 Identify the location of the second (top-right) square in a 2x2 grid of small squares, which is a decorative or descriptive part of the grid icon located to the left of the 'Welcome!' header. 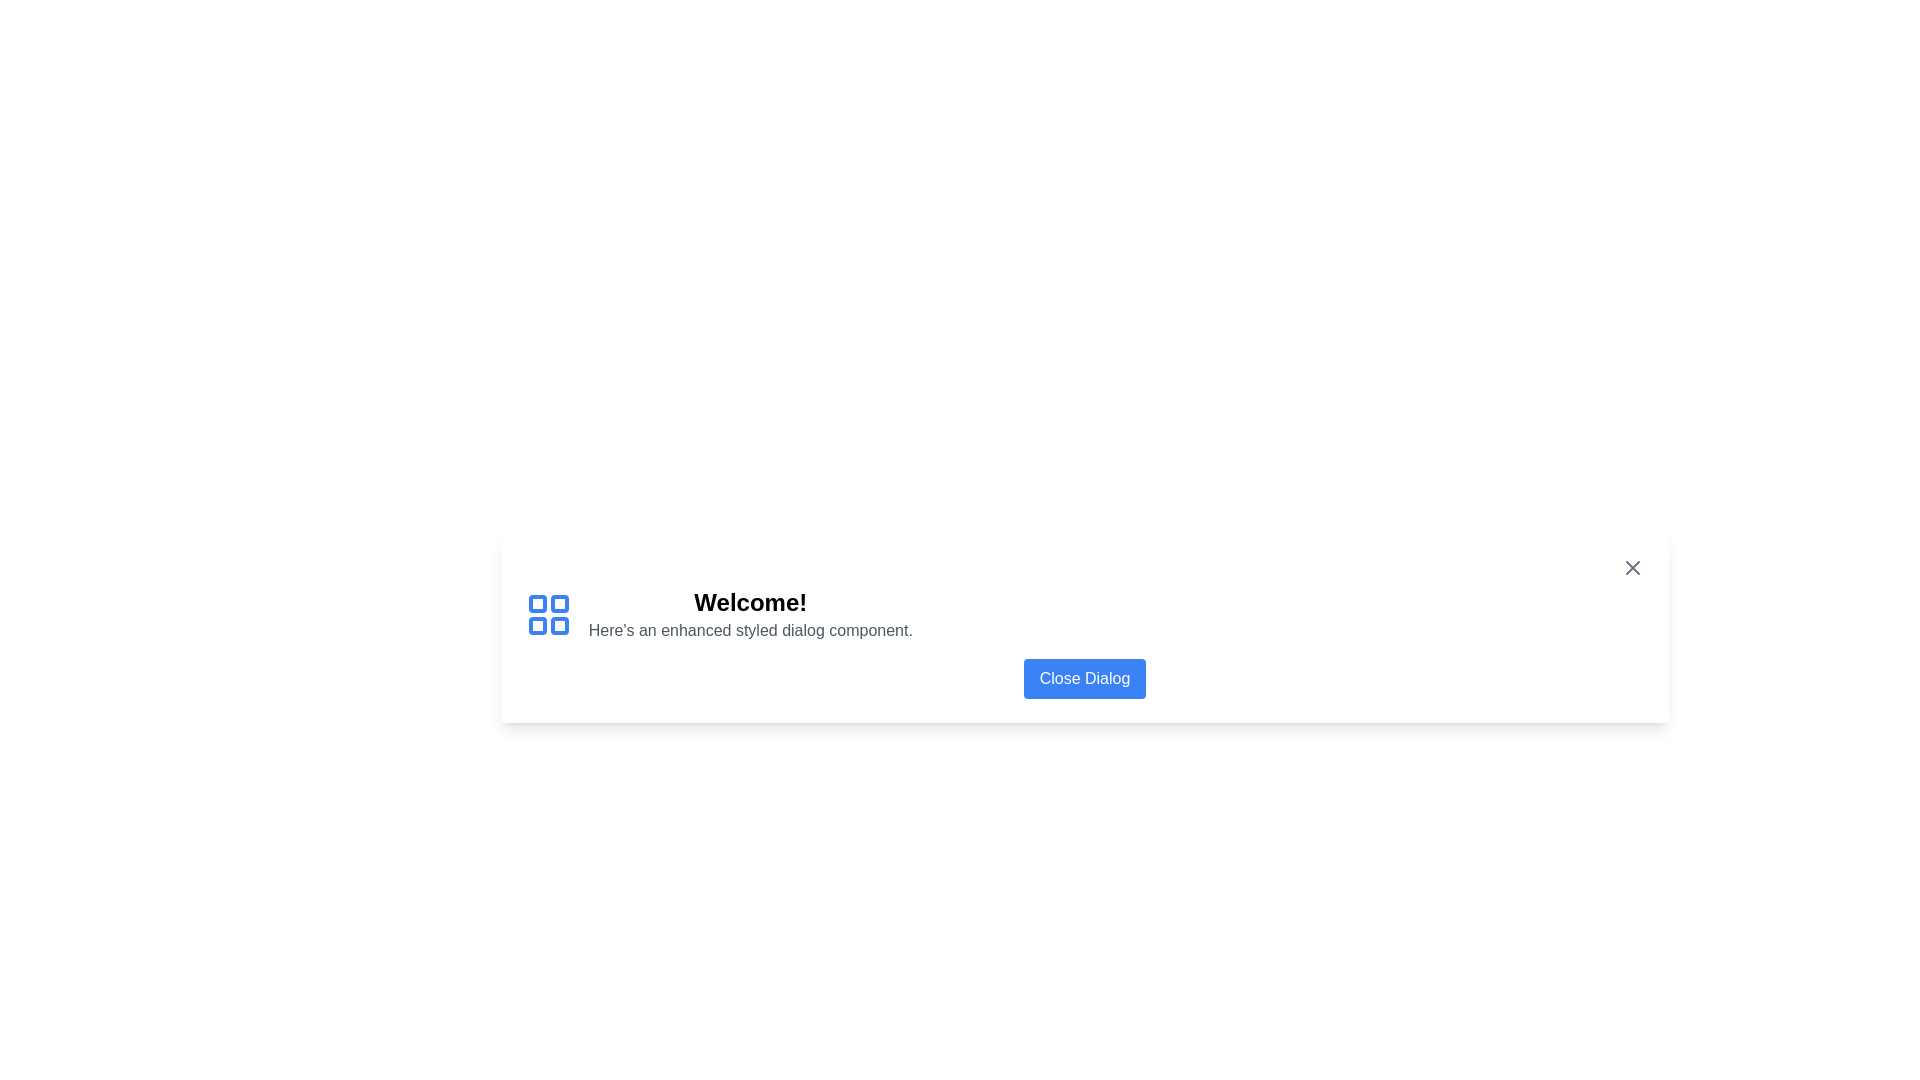
(559, 602).